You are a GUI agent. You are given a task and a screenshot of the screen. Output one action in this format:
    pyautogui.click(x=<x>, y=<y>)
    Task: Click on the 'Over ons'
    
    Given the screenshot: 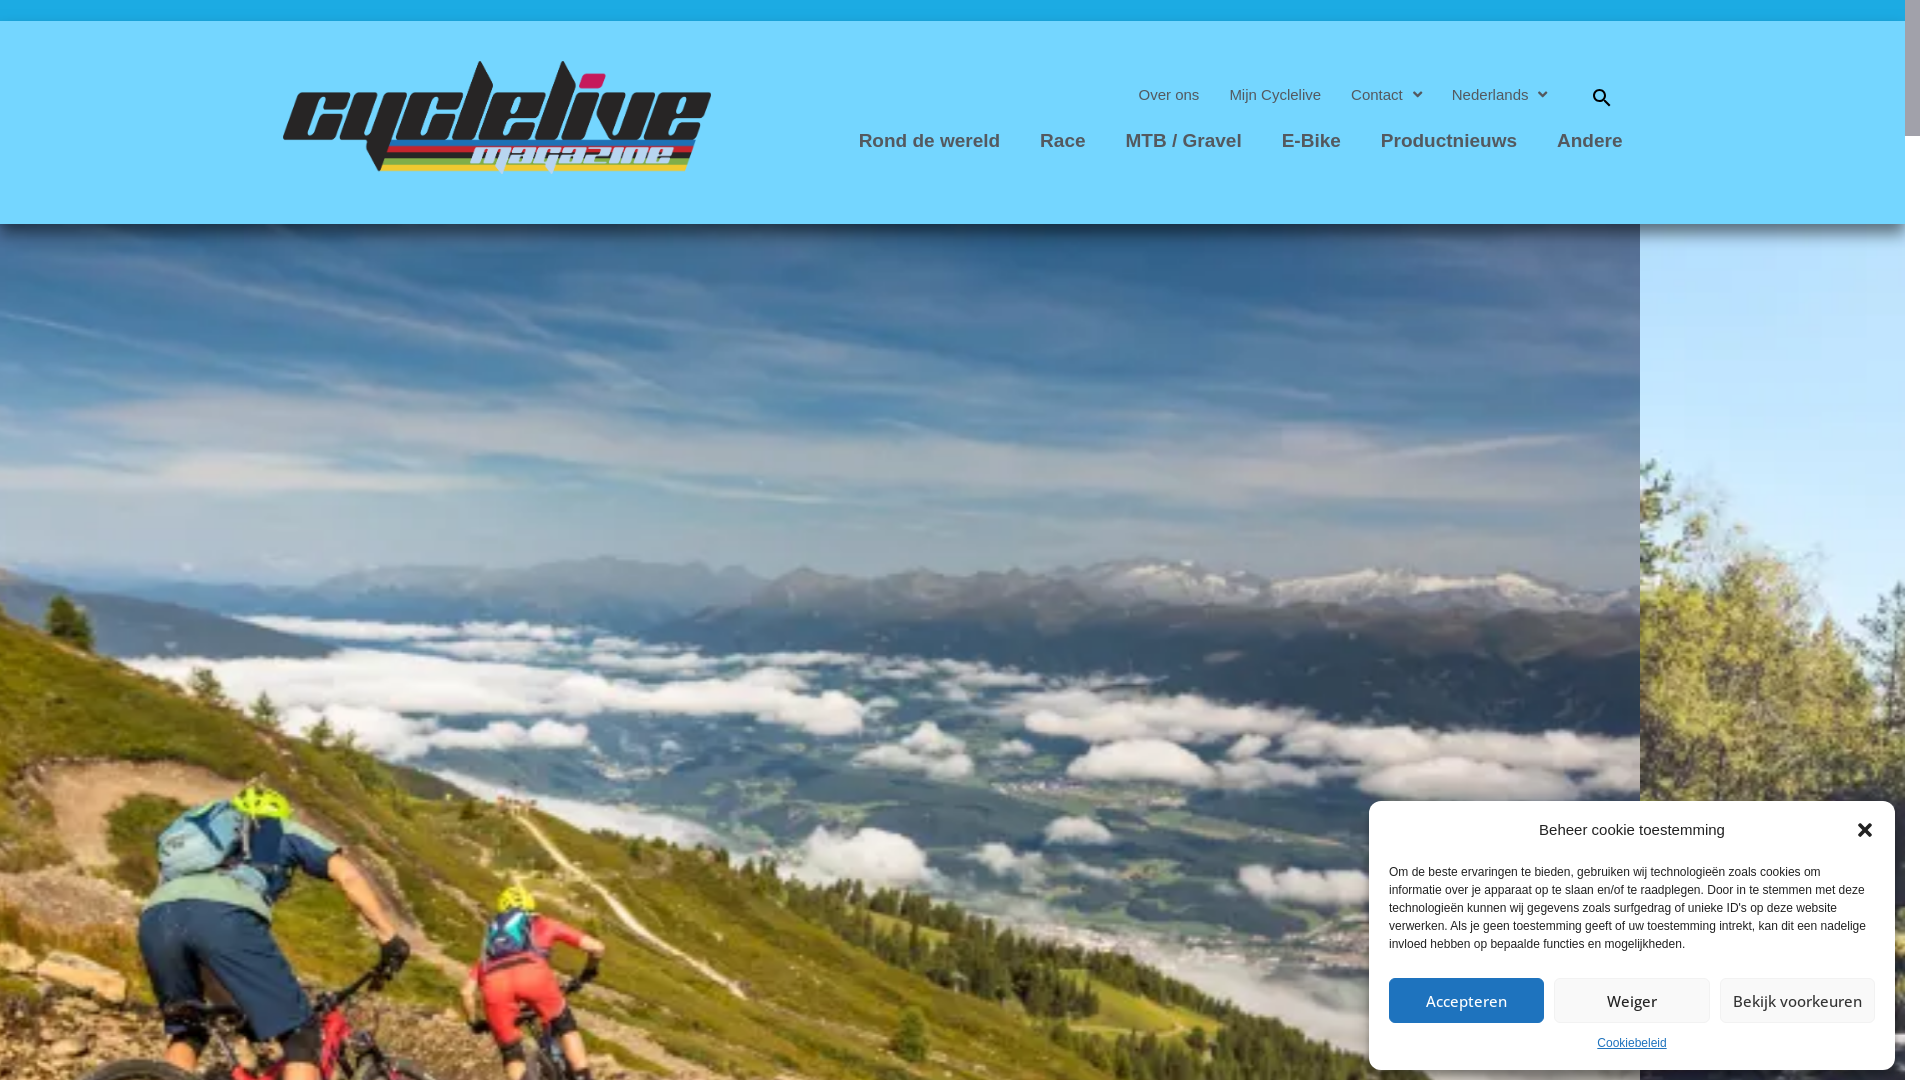 What is the action you would take?
    pyautogui.click(x=1169, y=95)
    